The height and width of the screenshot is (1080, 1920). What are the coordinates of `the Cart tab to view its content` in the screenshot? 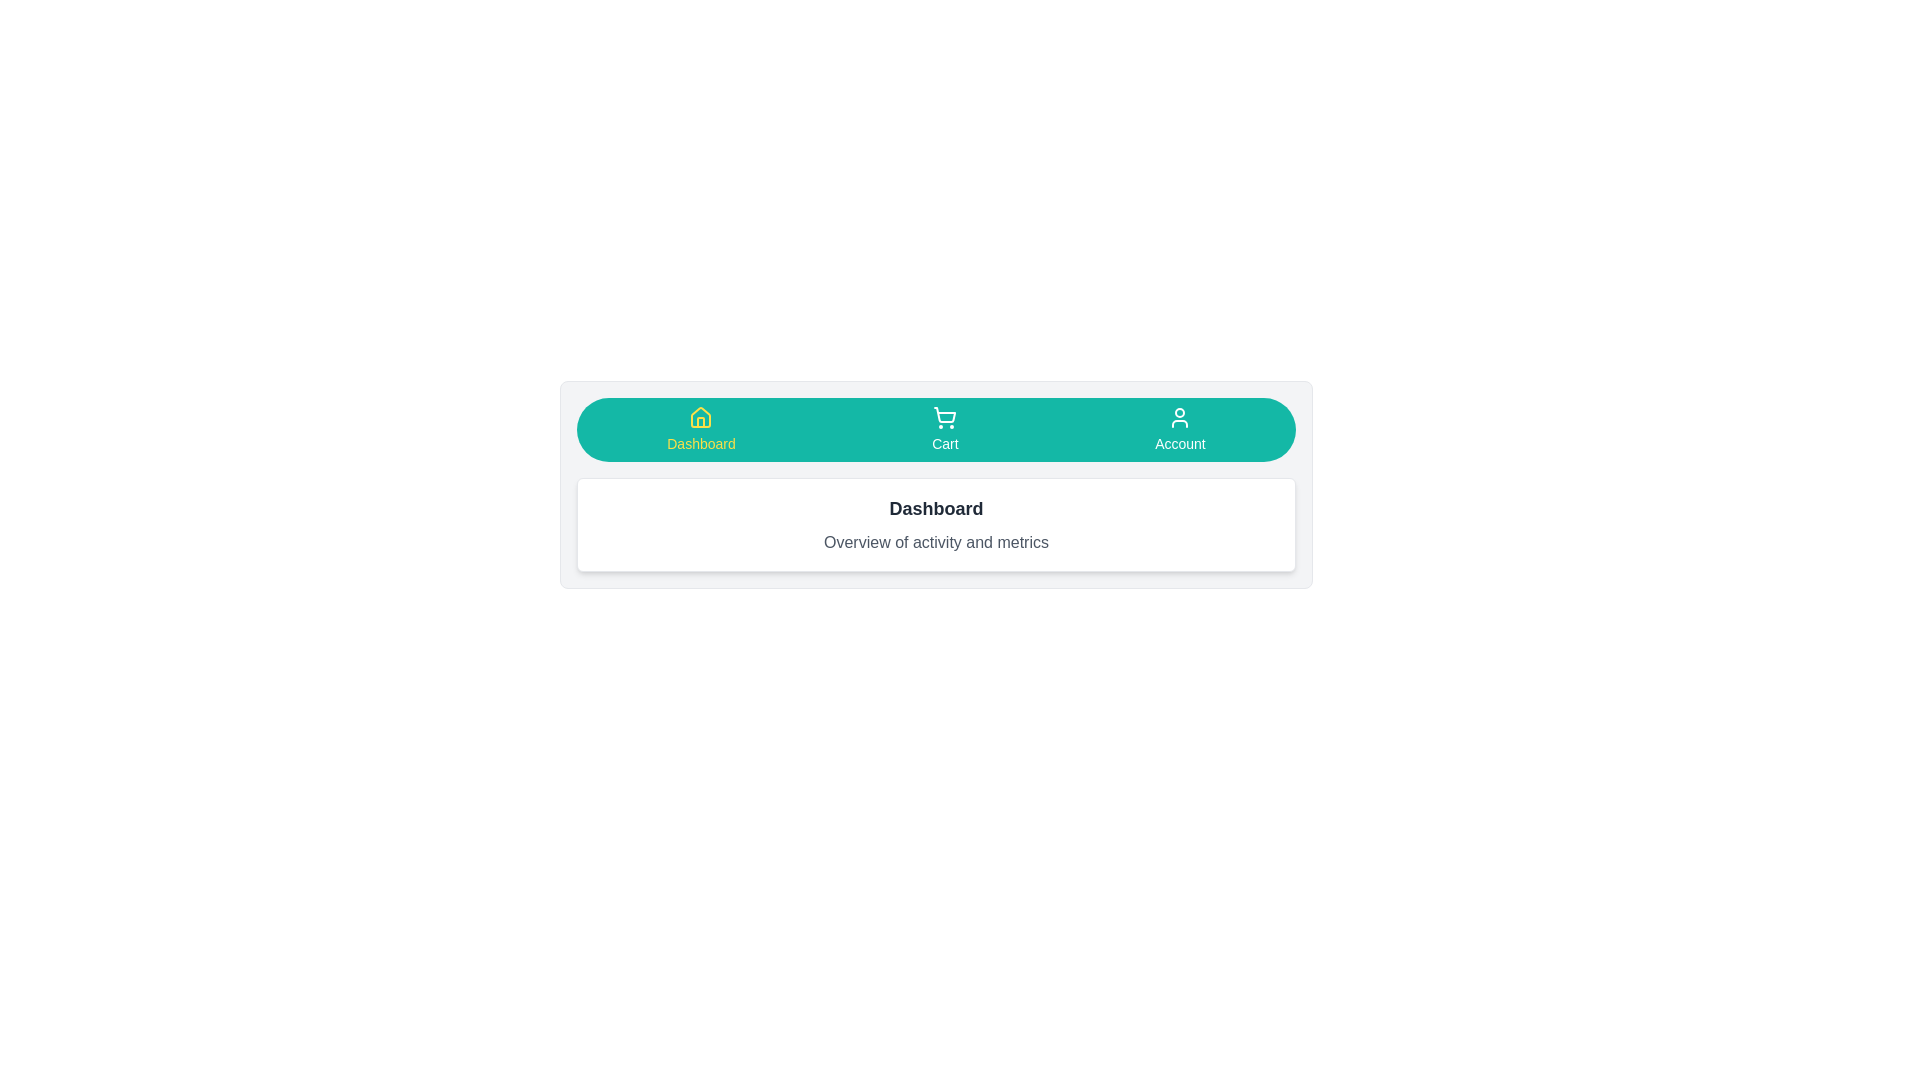 It's located at (944, 428).